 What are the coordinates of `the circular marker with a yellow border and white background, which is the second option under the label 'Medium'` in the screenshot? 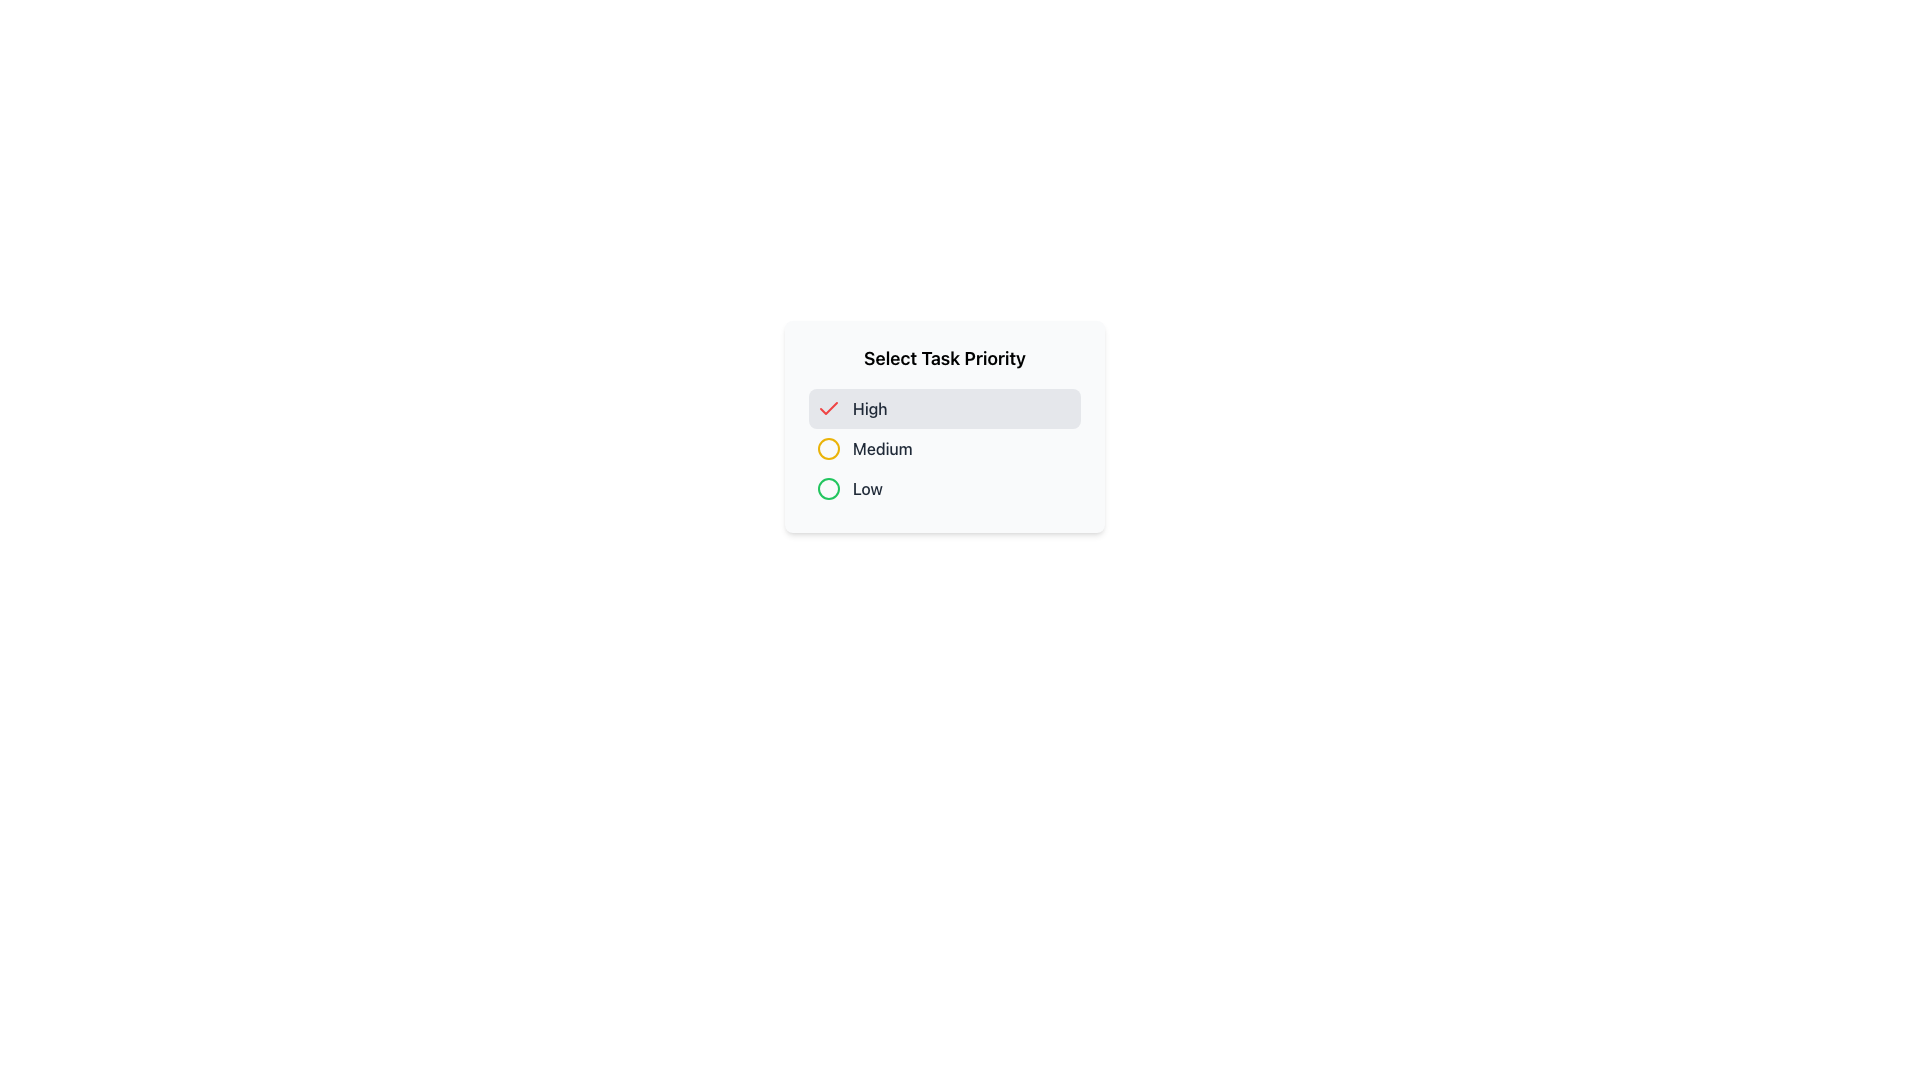 It's located at (829, 447).